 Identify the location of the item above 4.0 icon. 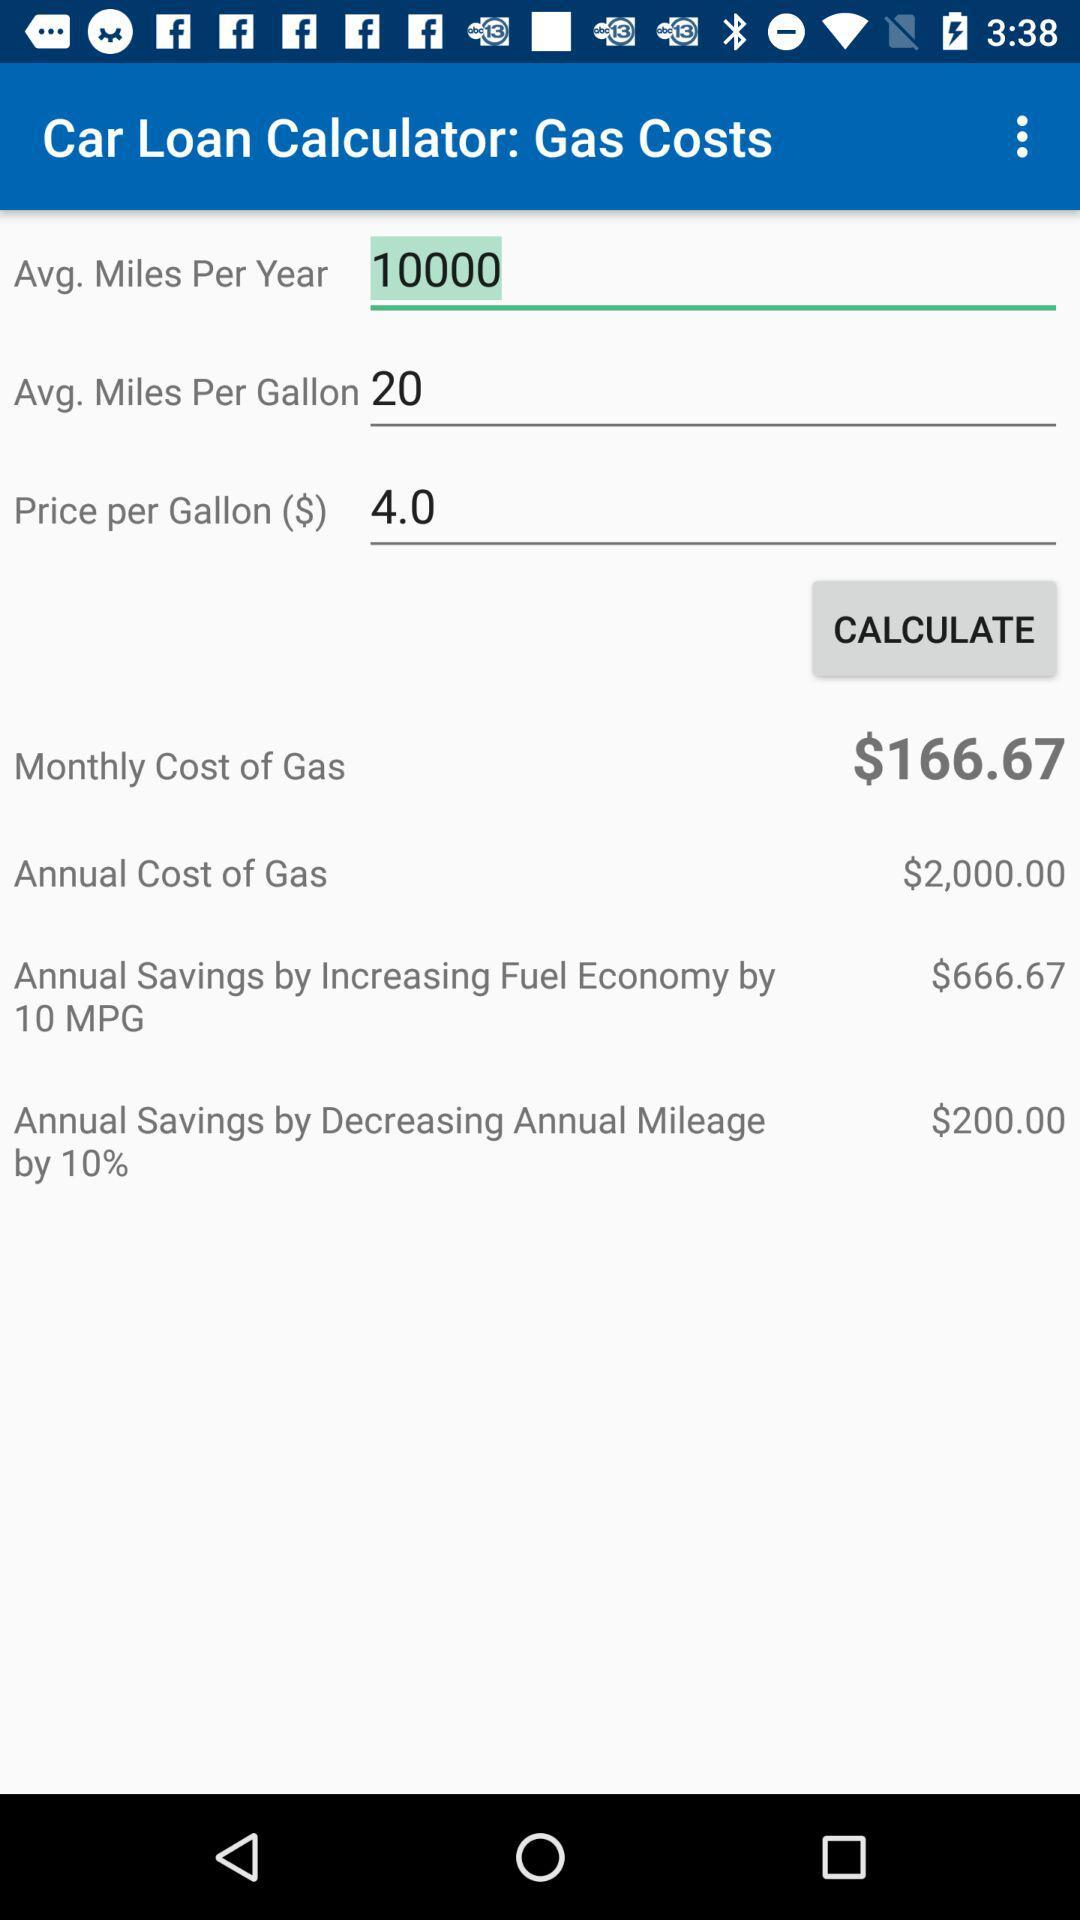
(712, 387).